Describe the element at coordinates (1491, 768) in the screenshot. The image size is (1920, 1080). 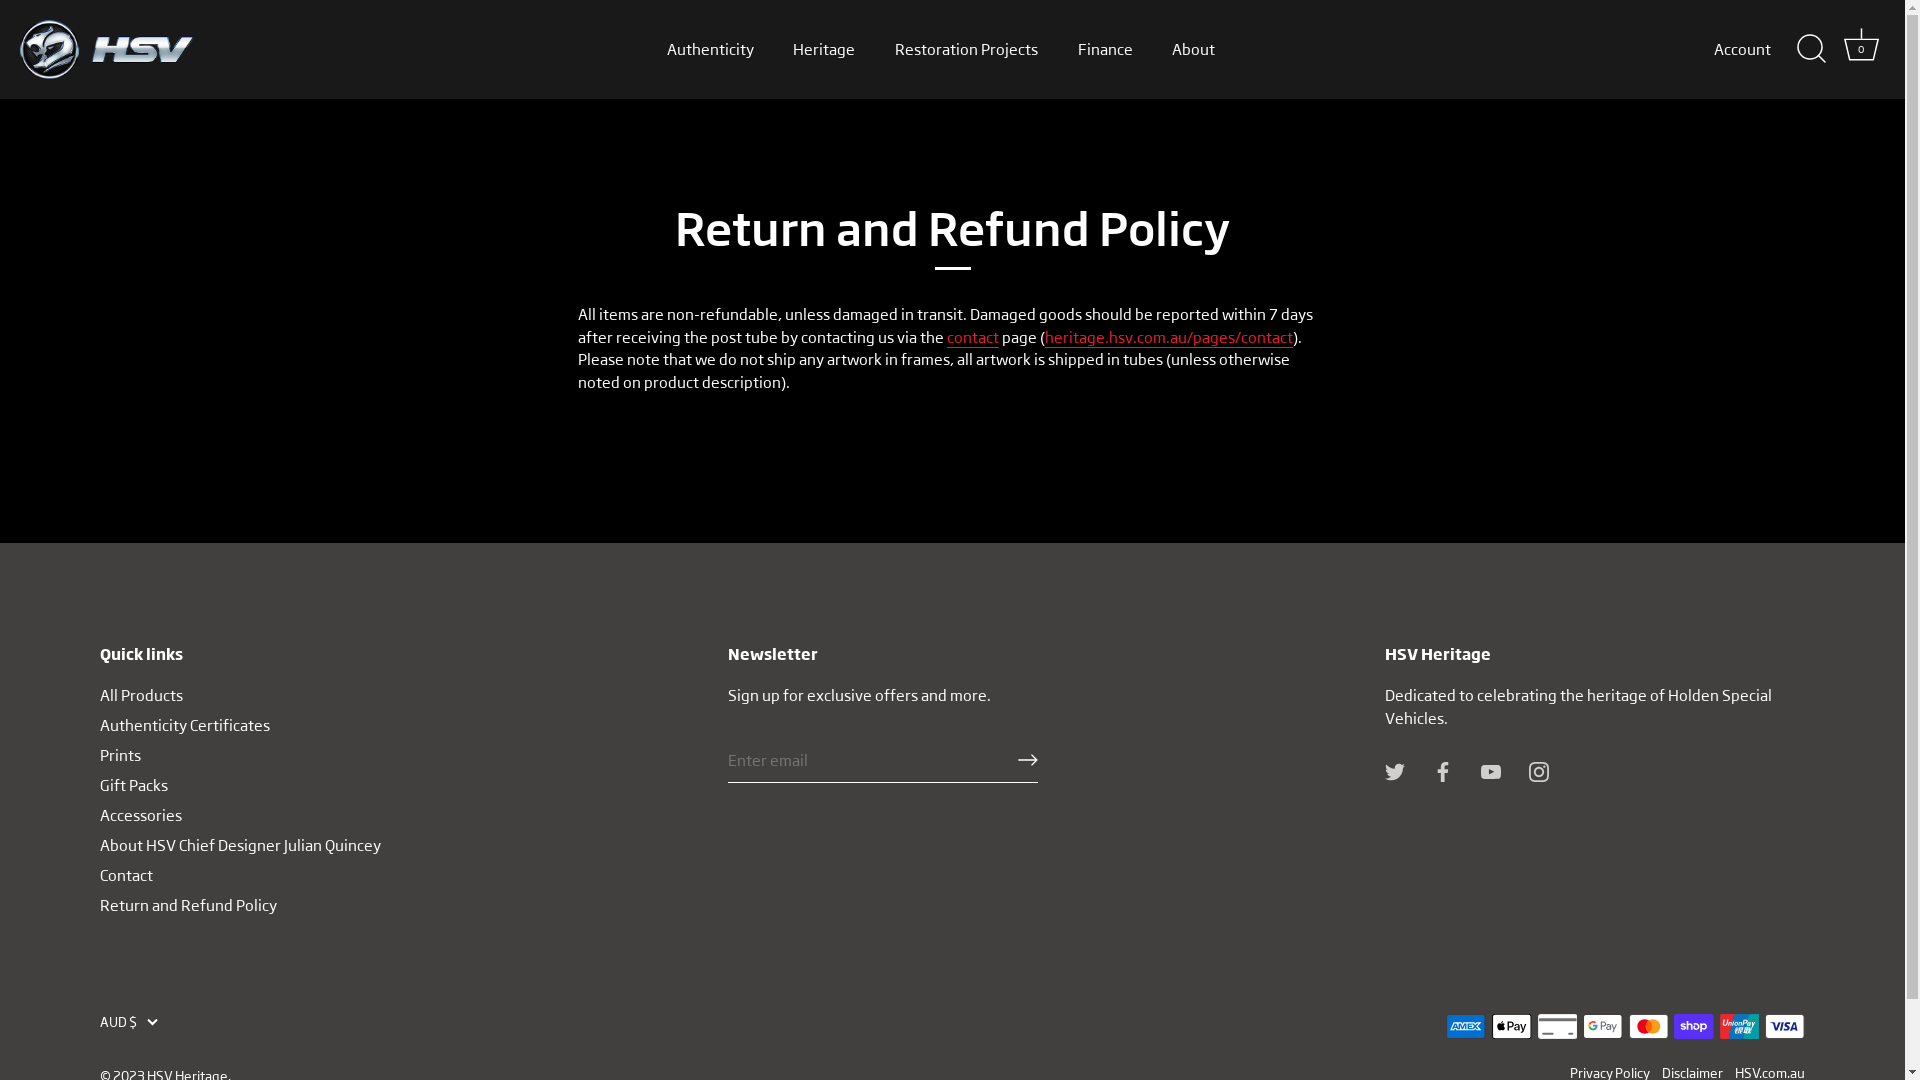
I see `'Youtube'` at that location.